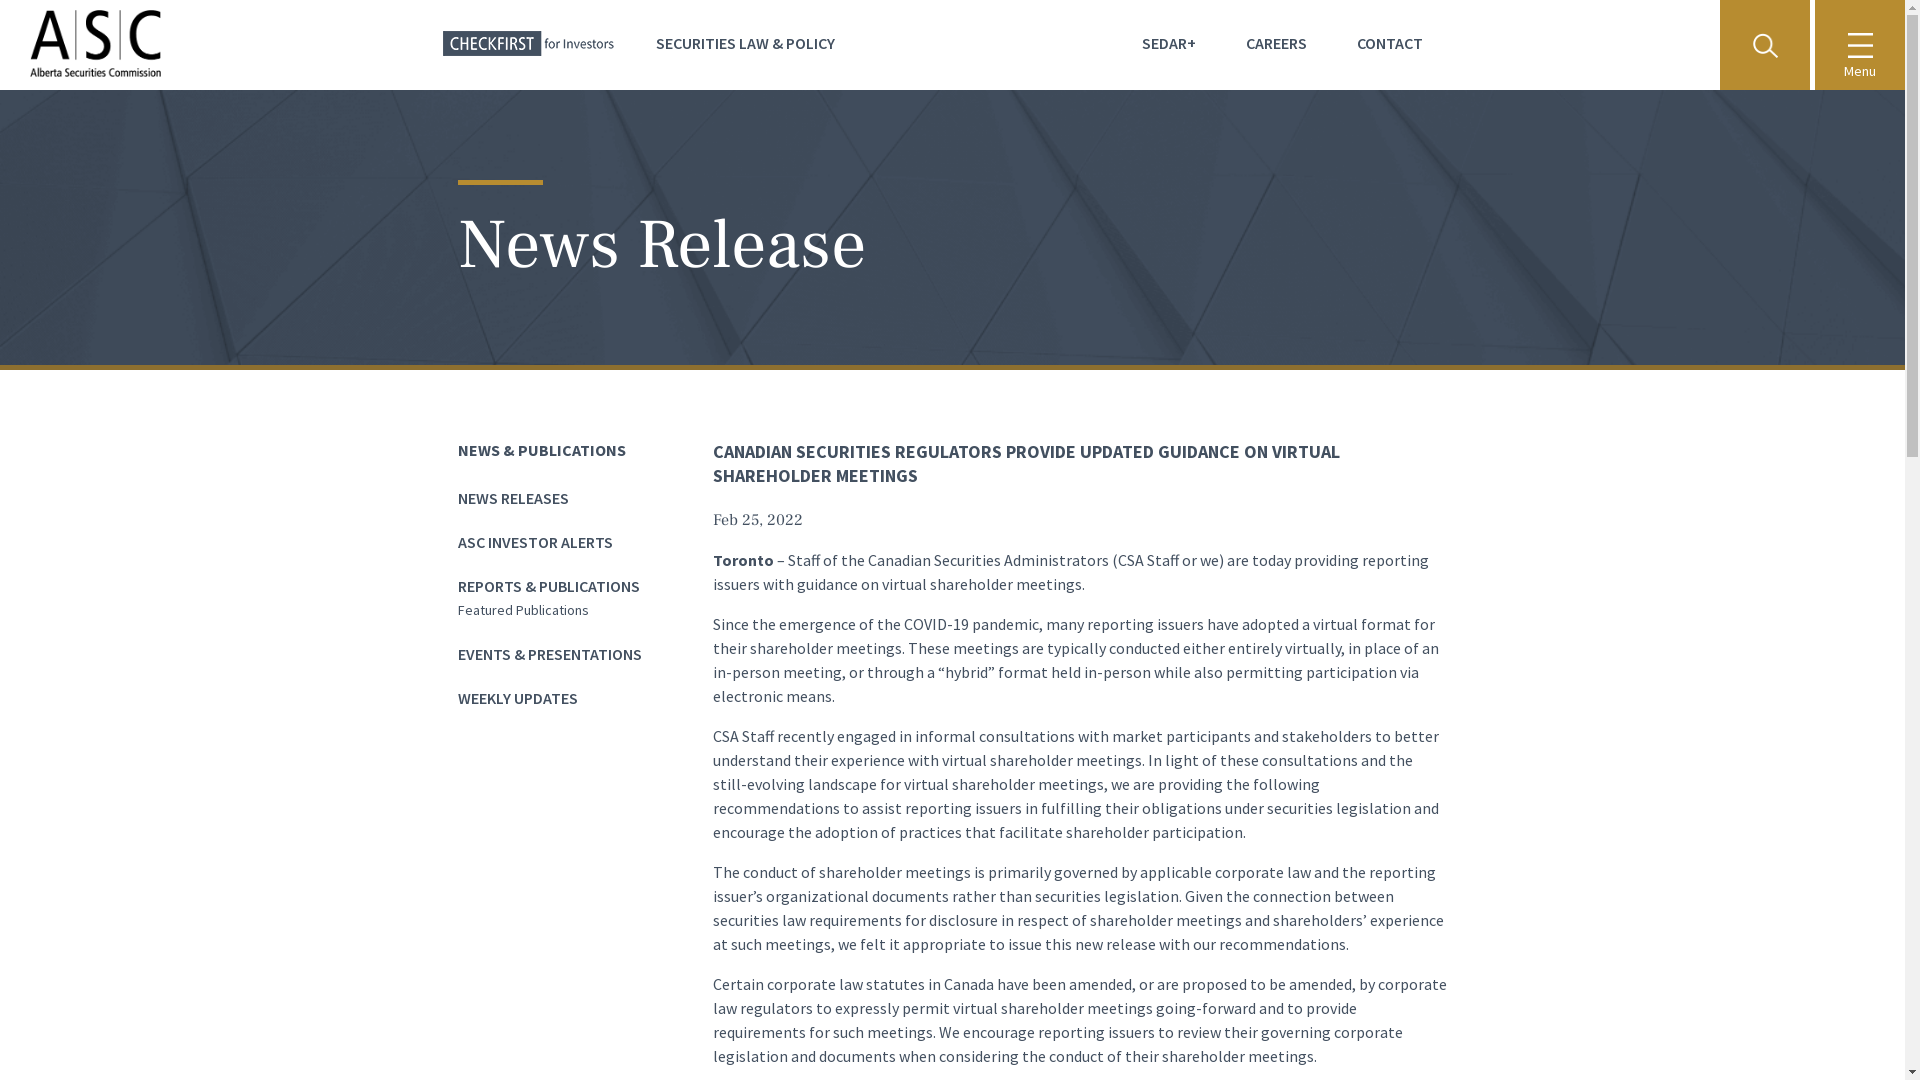 The image size is (1920, 1080). I want to click on 'SECURITIES LAW & POLICY', so click(646, 42).